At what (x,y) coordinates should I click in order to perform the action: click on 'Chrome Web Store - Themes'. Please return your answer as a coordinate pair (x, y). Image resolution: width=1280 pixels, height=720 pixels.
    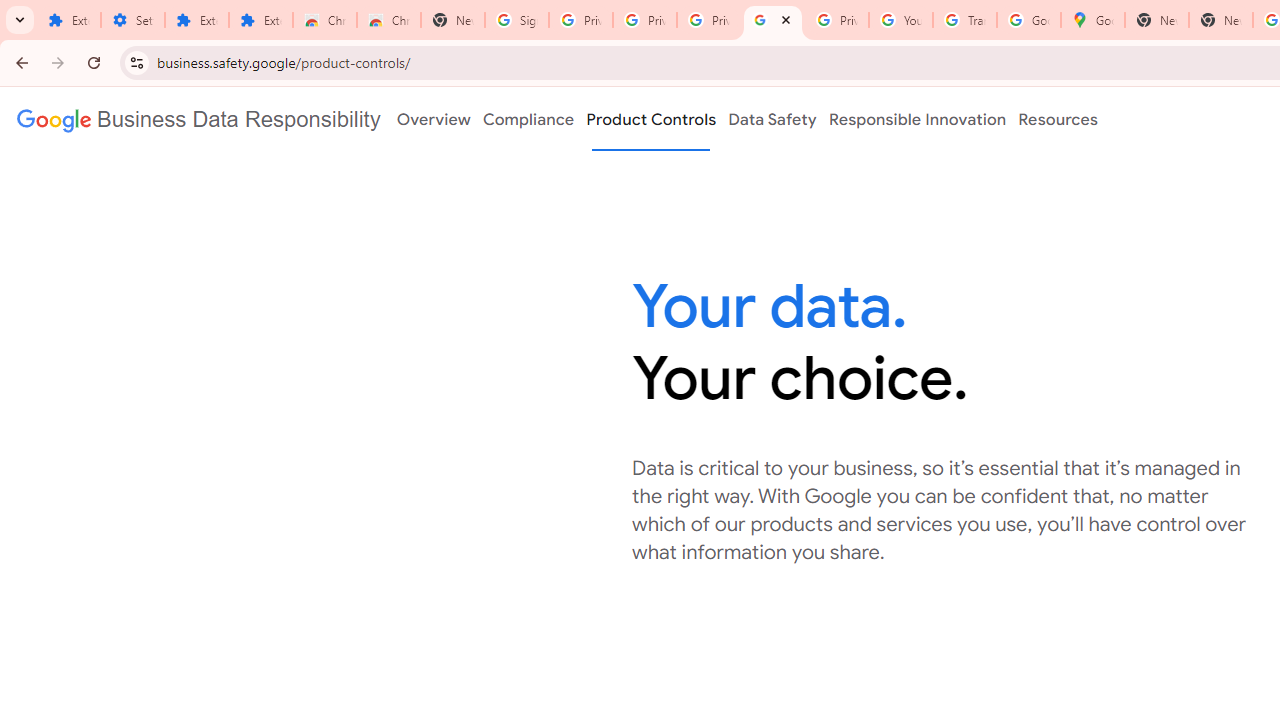
    Looking at the image, I should click on (389, 20).